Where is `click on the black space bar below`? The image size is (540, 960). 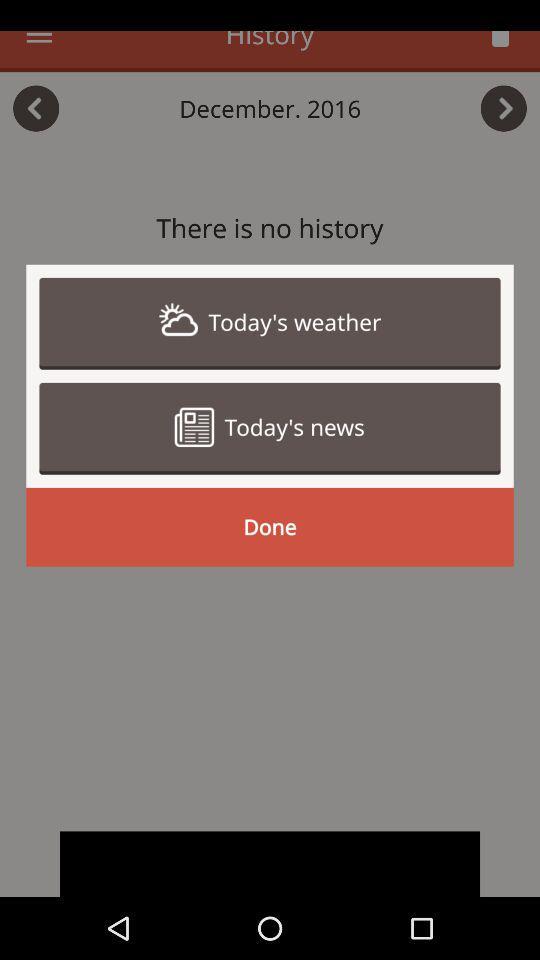
click on the black space bar below is located at coordinates (270, 863).